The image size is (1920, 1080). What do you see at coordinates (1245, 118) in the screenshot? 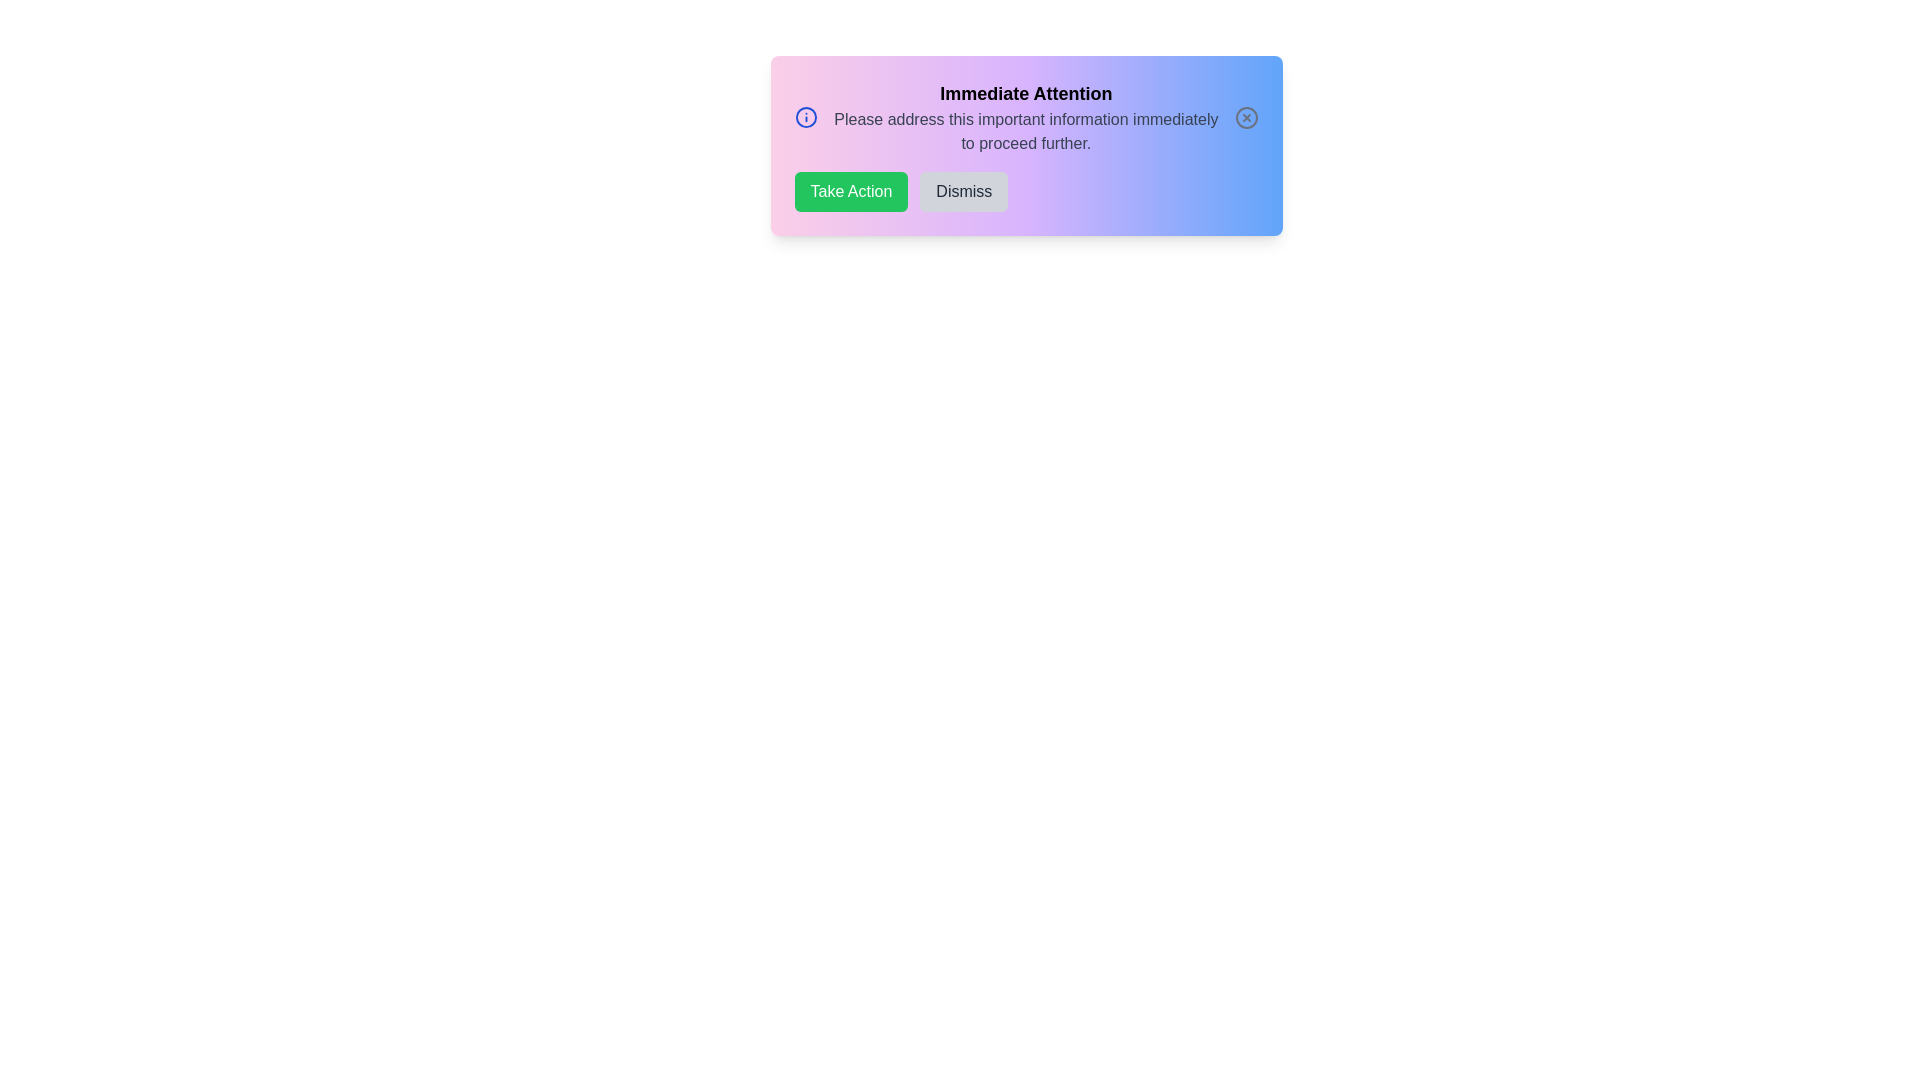
I see `close button to hide the alert` at bounding box center [1245, 118].